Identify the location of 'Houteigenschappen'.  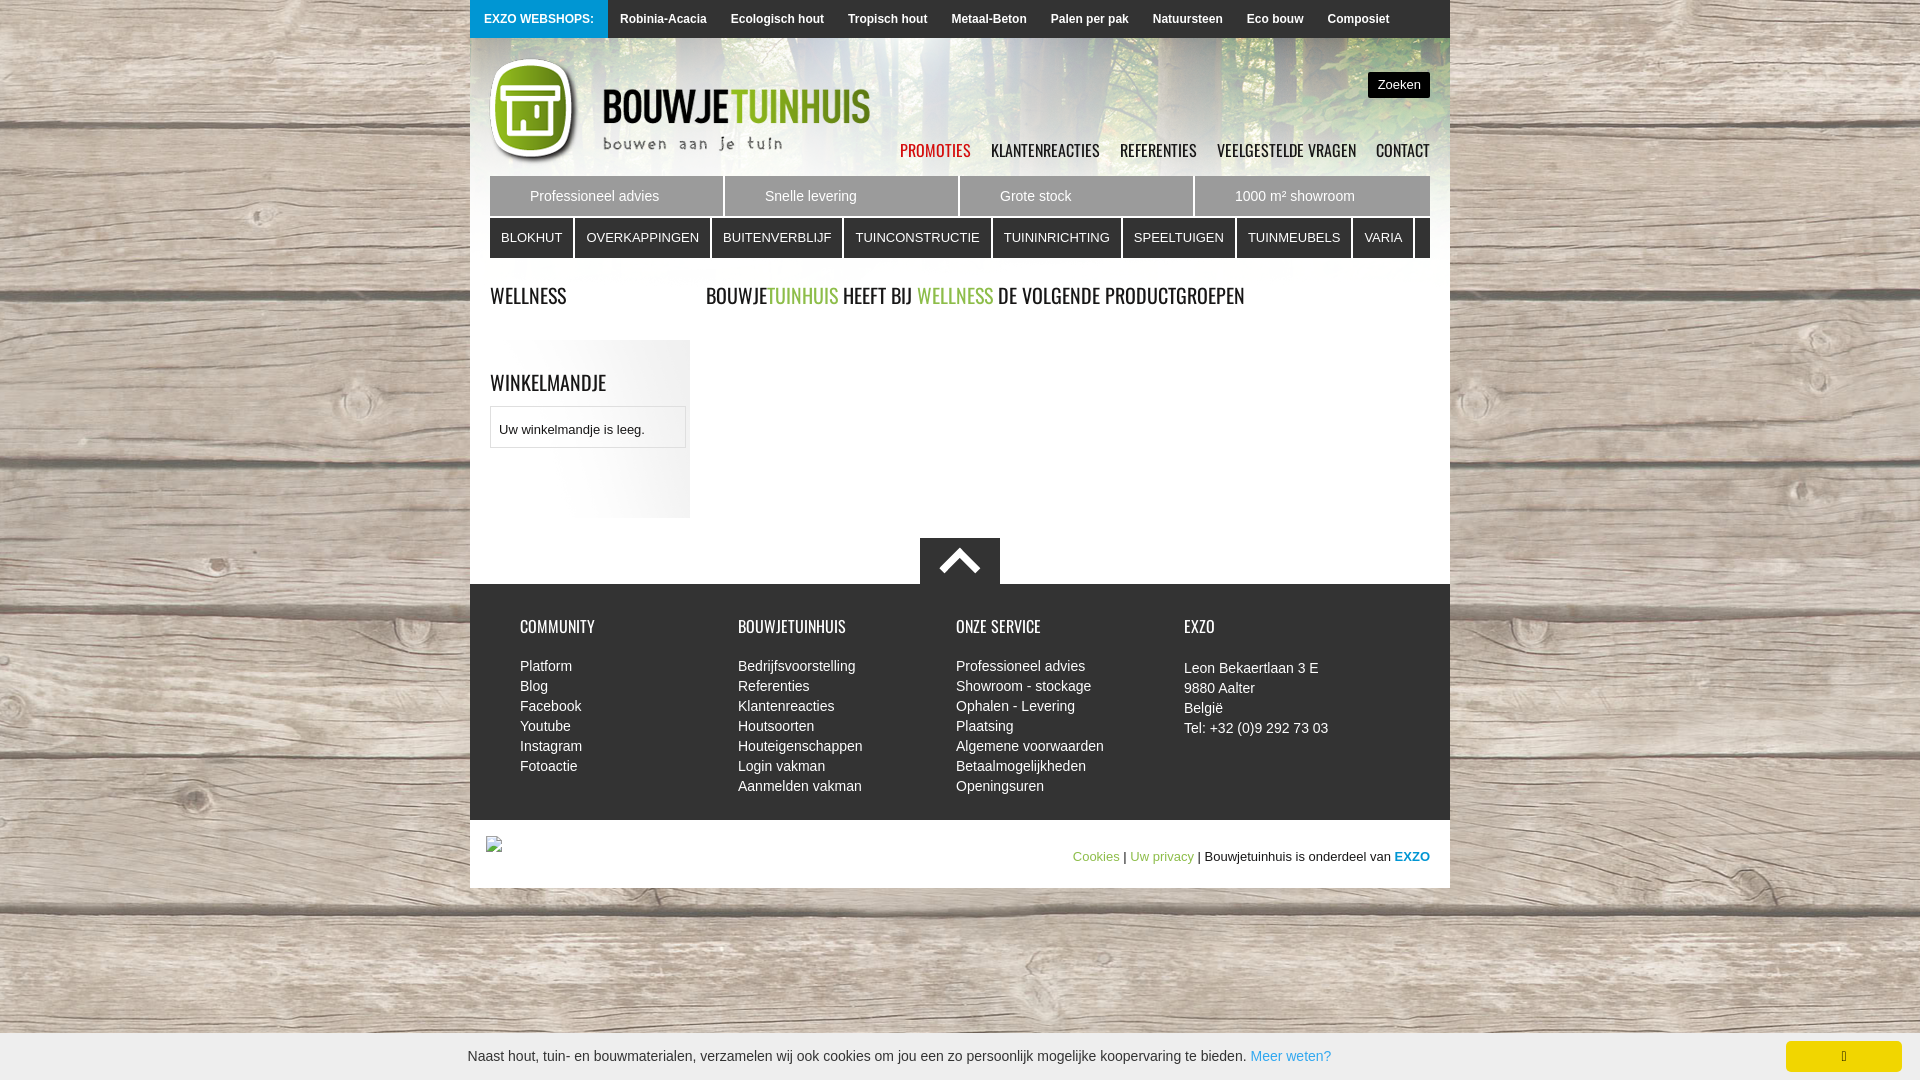
(831, 745).